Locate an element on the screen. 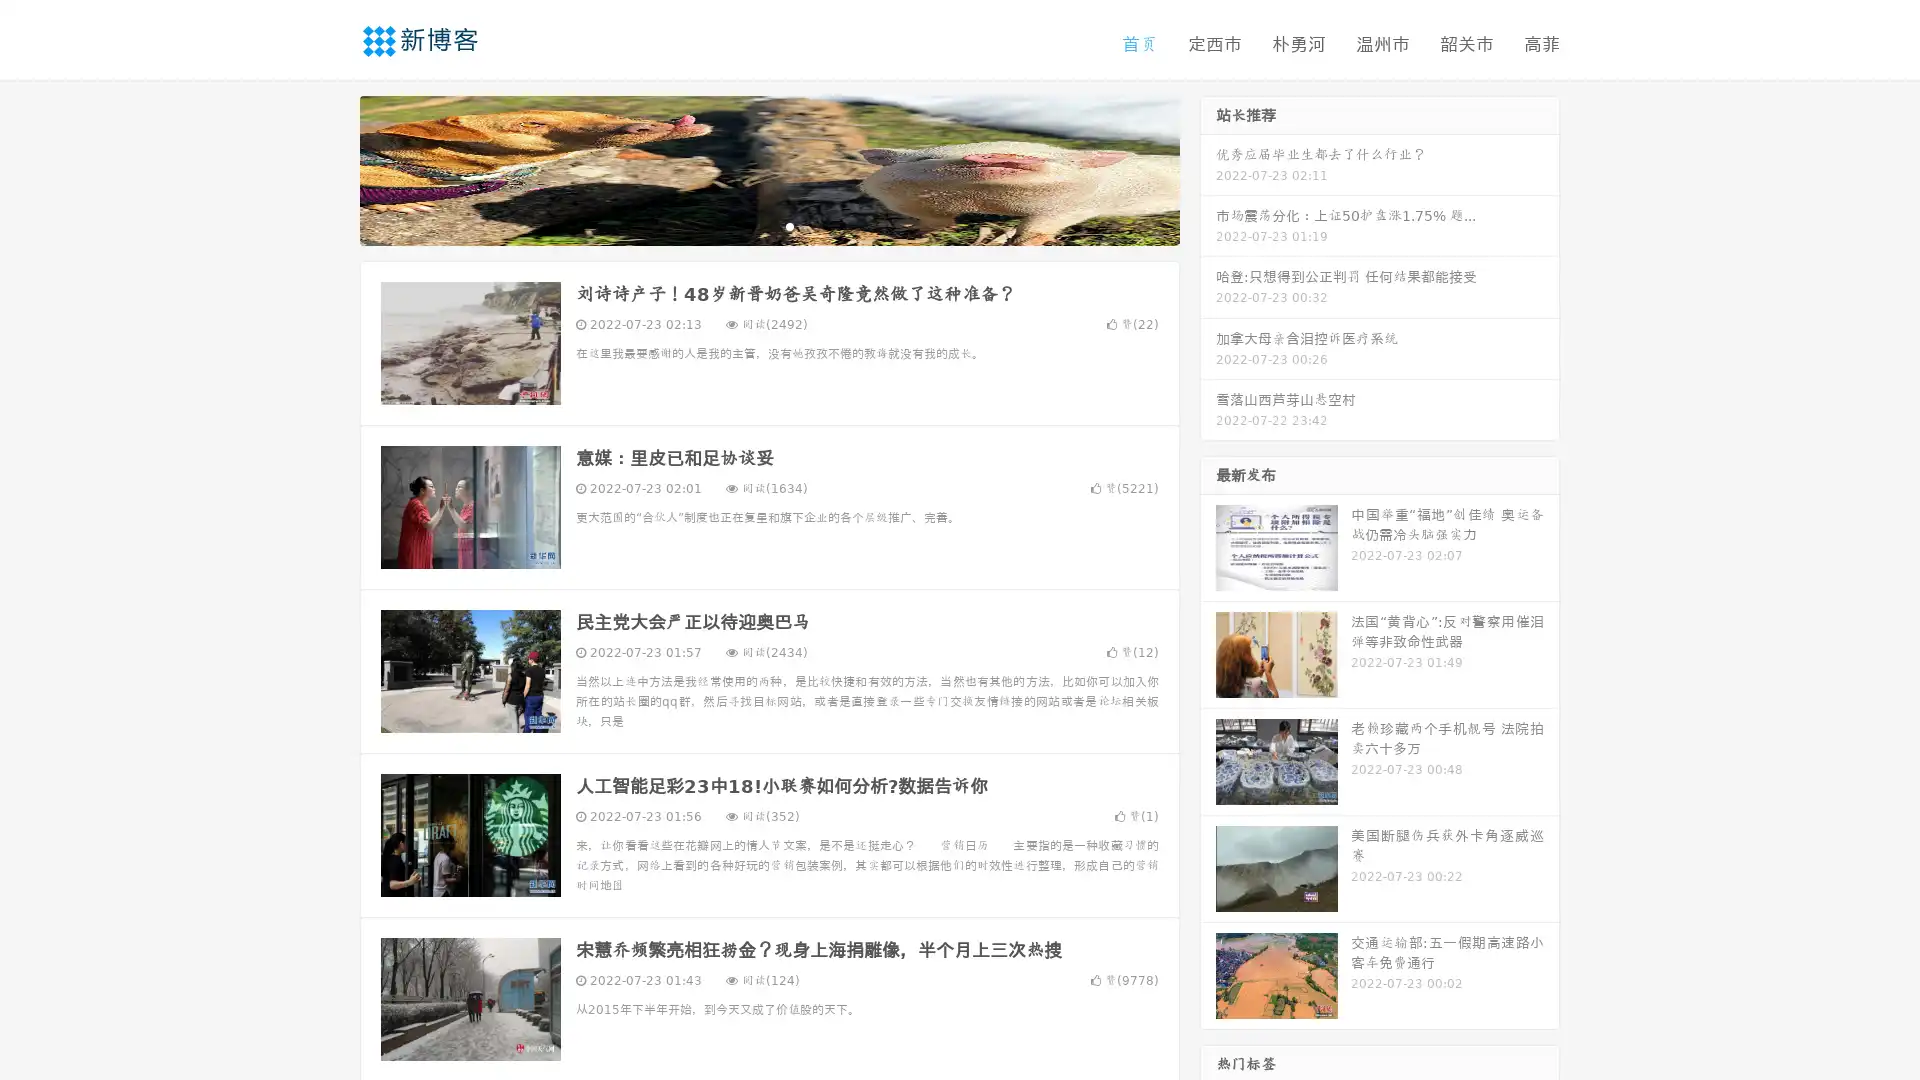 The image size is (1920, 1080). Go to slide 1 is located at coordinates (748, 225).